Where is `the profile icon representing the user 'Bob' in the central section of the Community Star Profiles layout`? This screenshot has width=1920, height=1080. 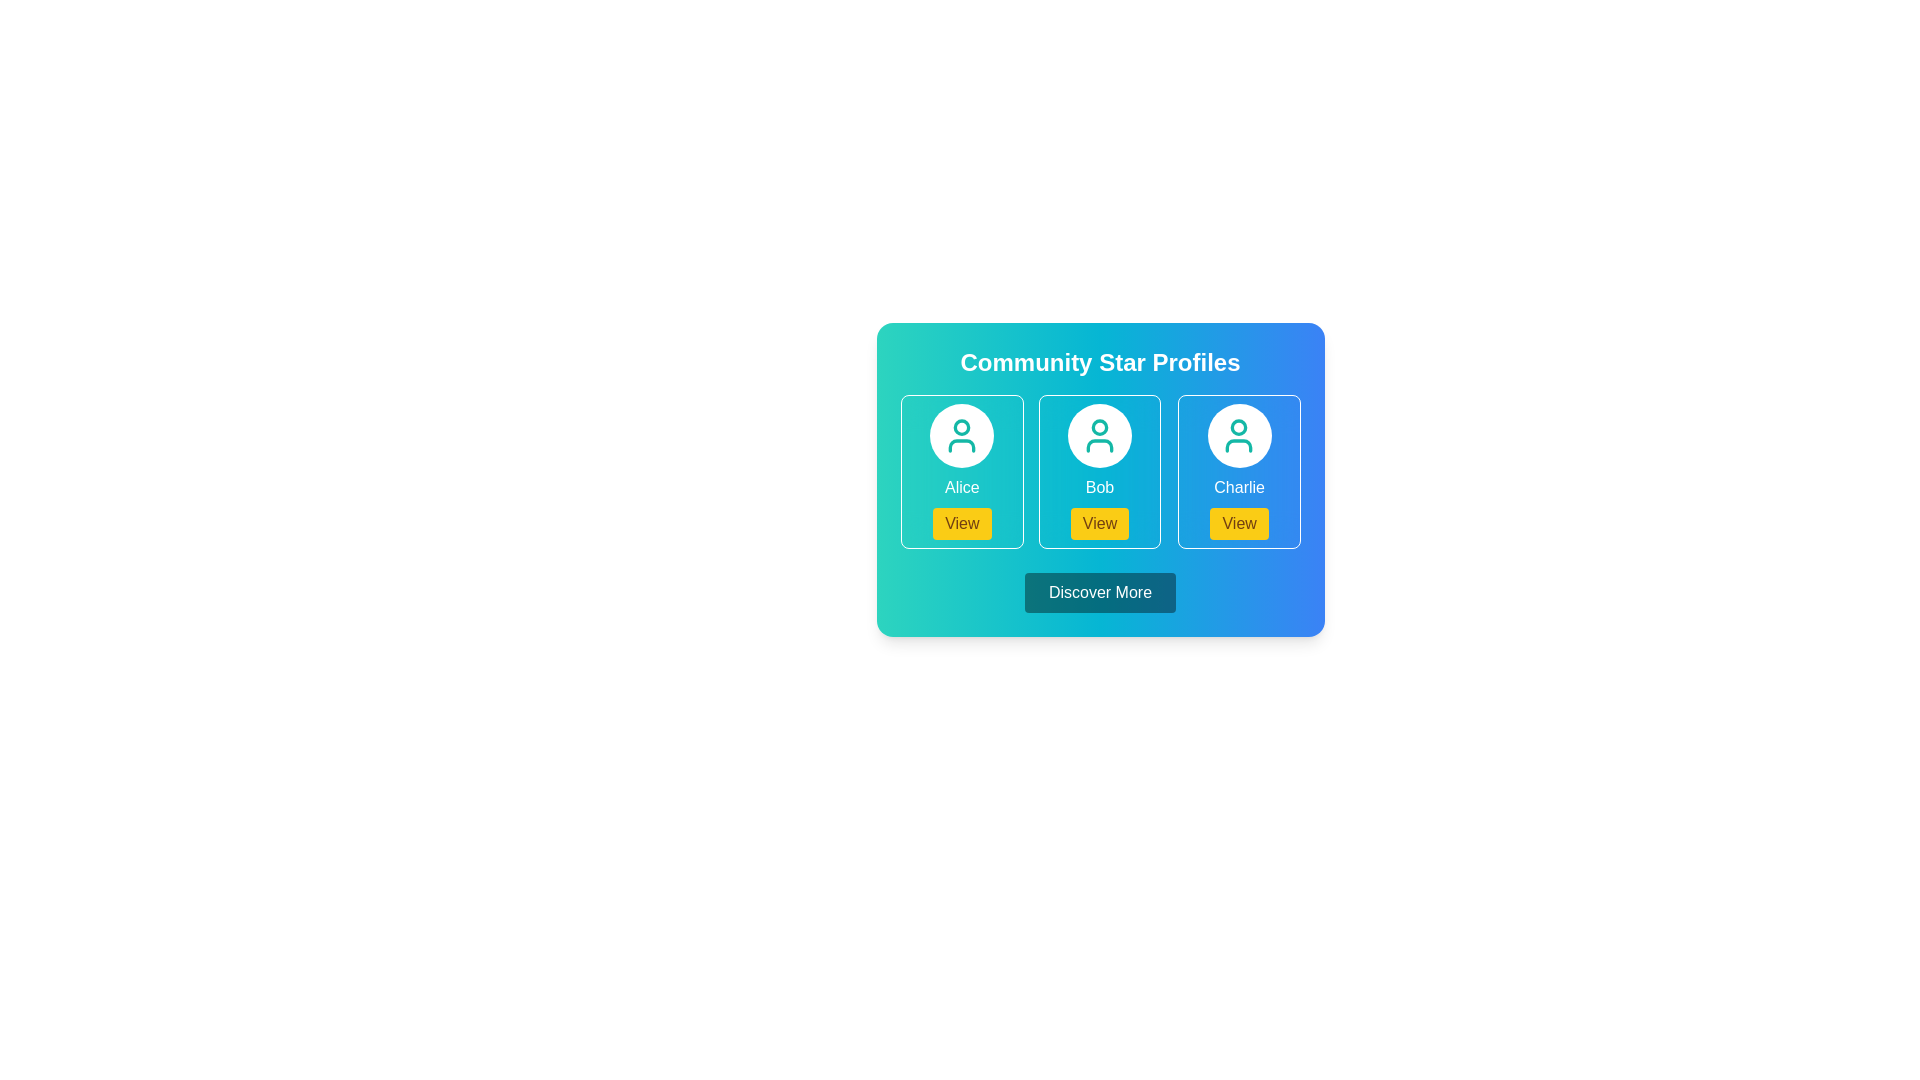 the profile icon representing the user 'Bob' in the central section of the Community Star Profiles layout is located at coordinates (1099, 426).